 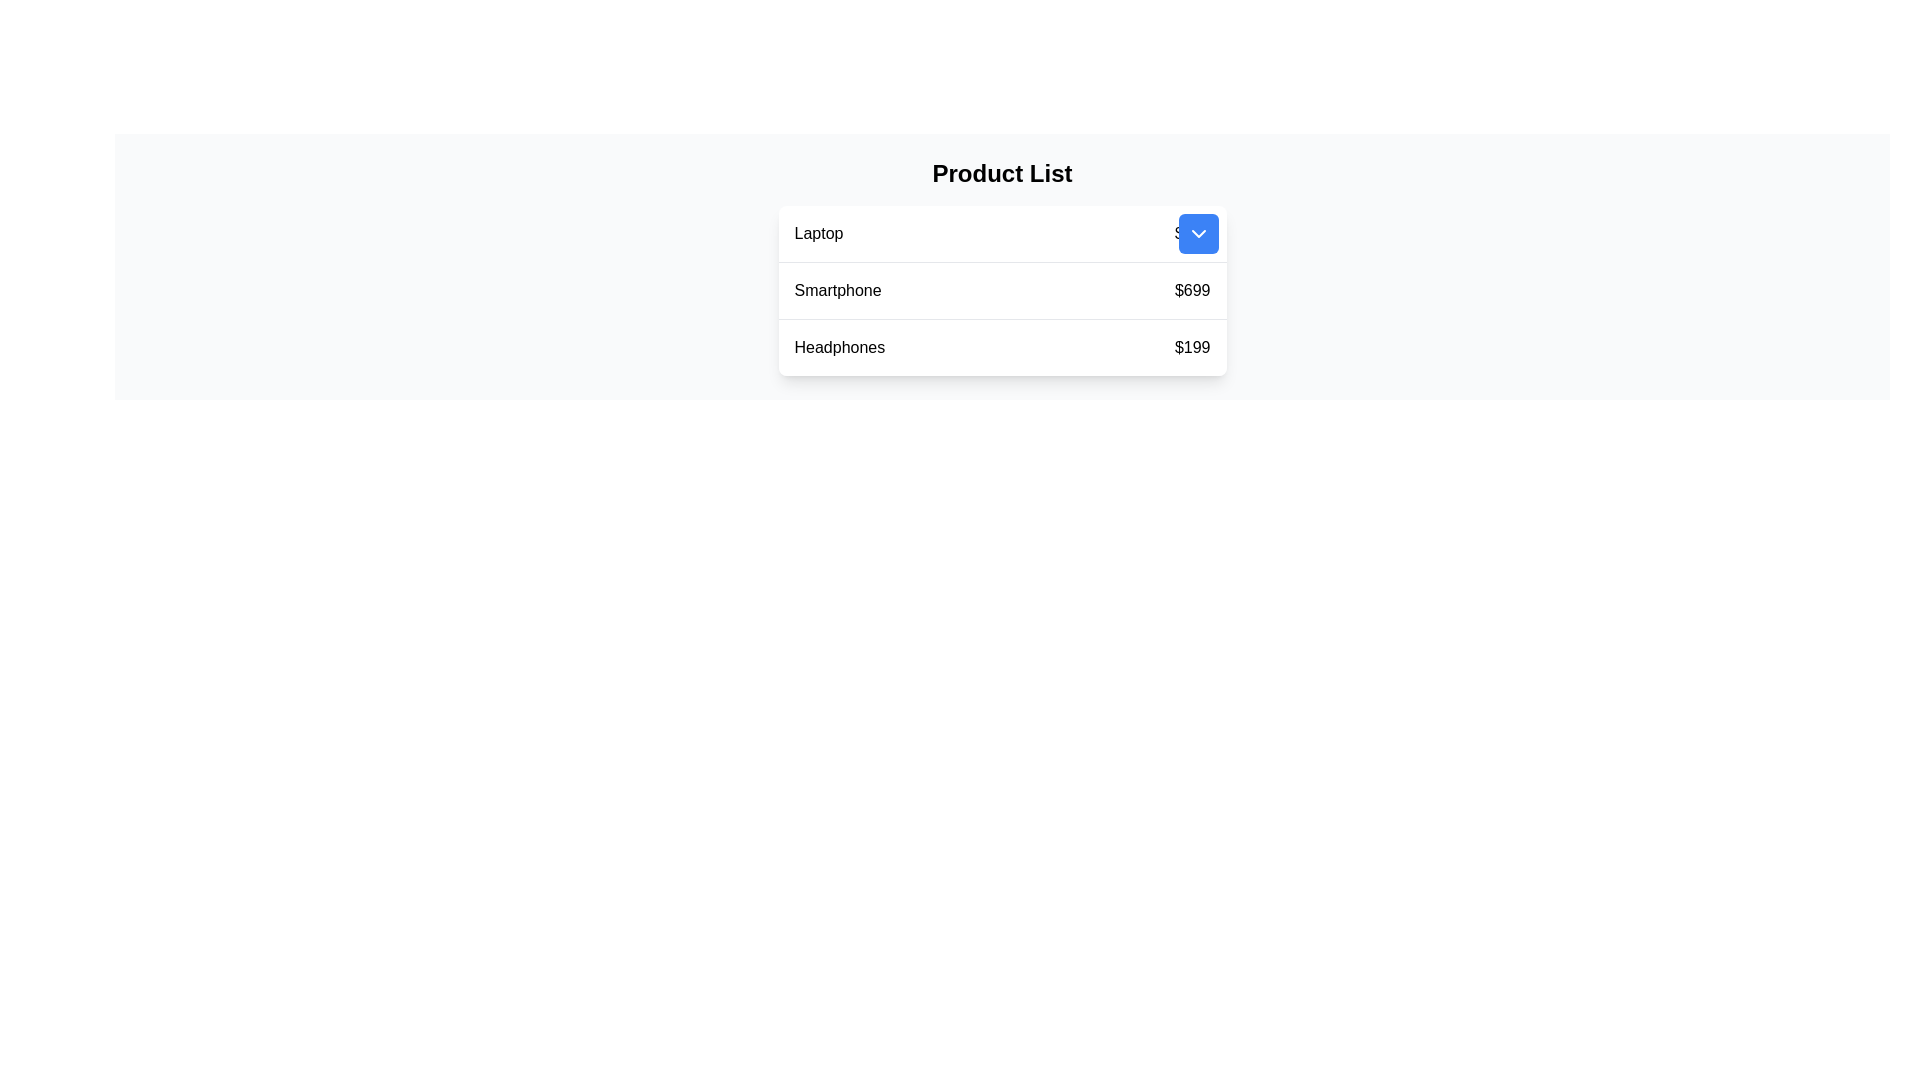 What do you see at coordinates (838, 290) in the screenshot?
I see `the 'Smartphone' text label` at bounding box center [838, 290].